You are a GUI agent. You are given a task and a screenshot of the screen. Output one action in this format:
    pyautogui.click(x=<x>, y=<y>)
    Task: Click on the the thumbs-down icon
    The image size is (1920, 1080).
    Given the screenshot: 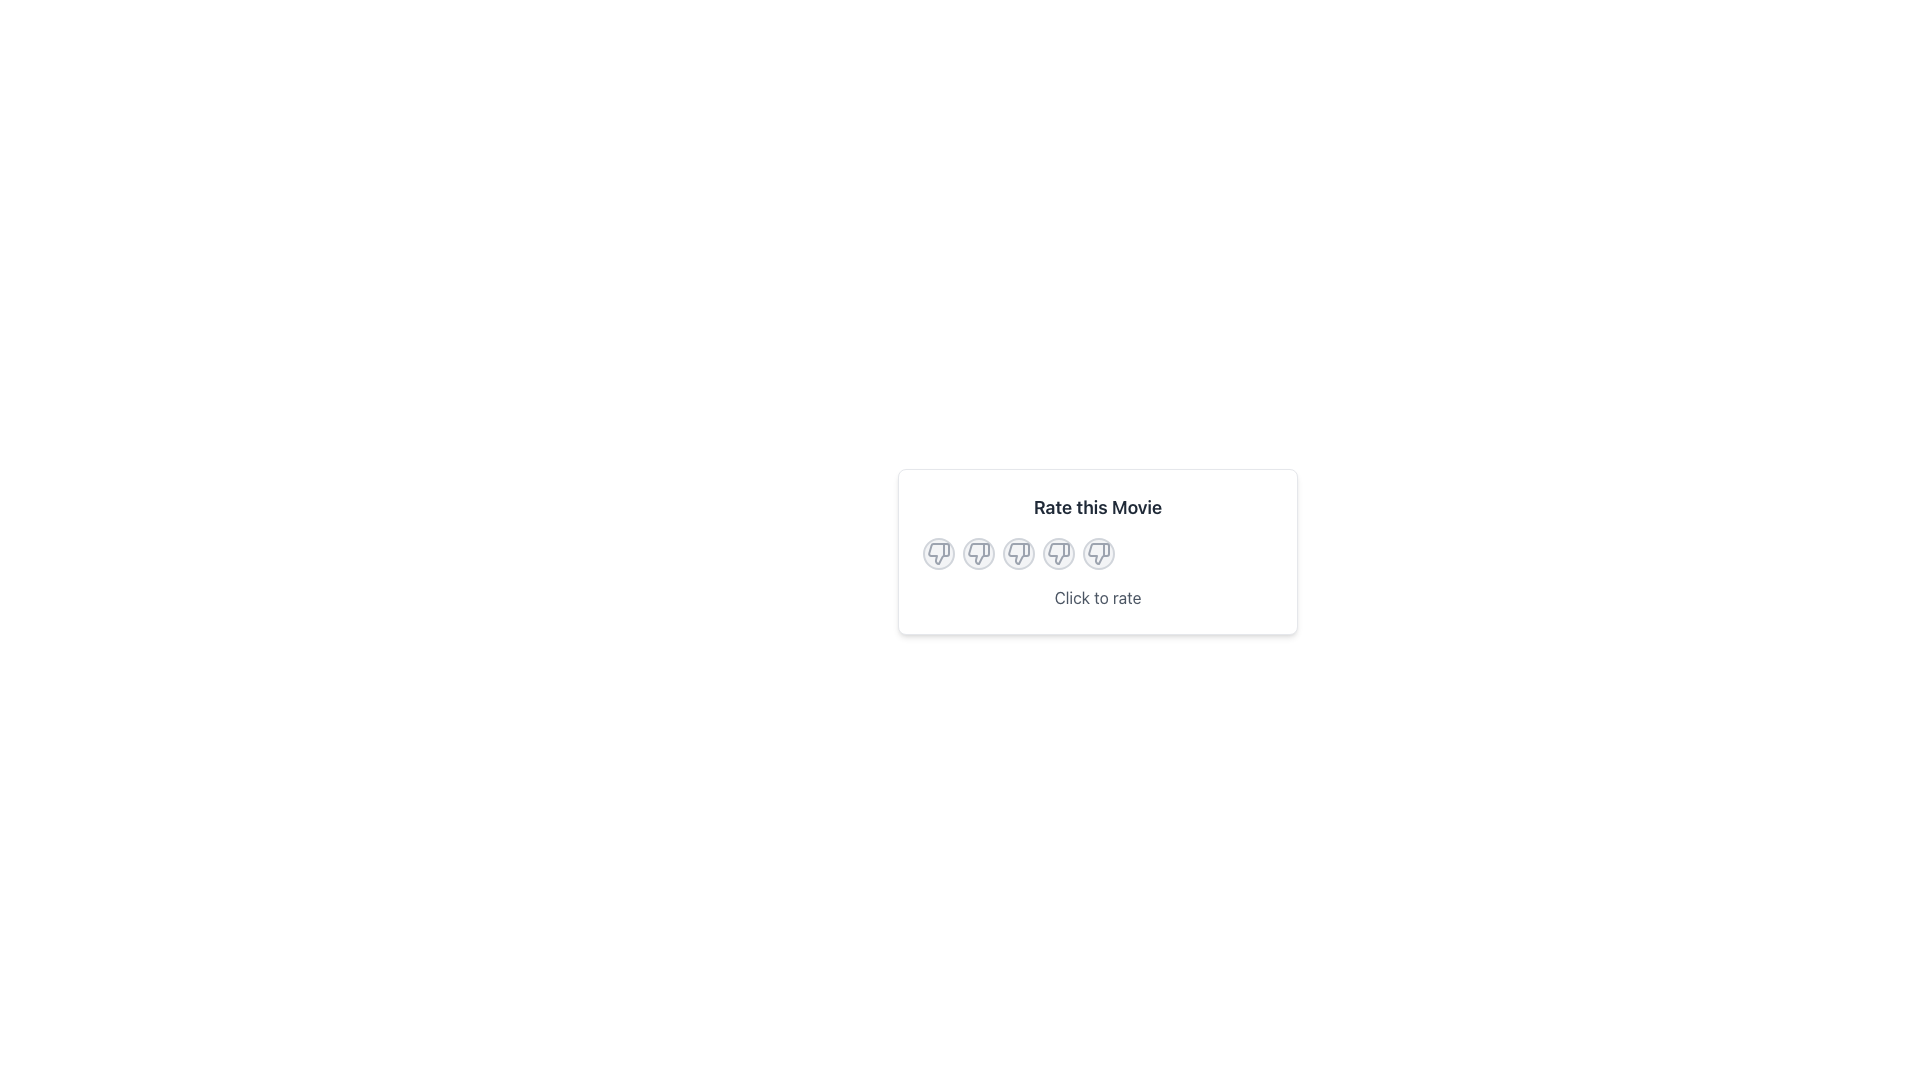 What is the action you would take?
    pyautogui.click(x=1058, y=554)
    